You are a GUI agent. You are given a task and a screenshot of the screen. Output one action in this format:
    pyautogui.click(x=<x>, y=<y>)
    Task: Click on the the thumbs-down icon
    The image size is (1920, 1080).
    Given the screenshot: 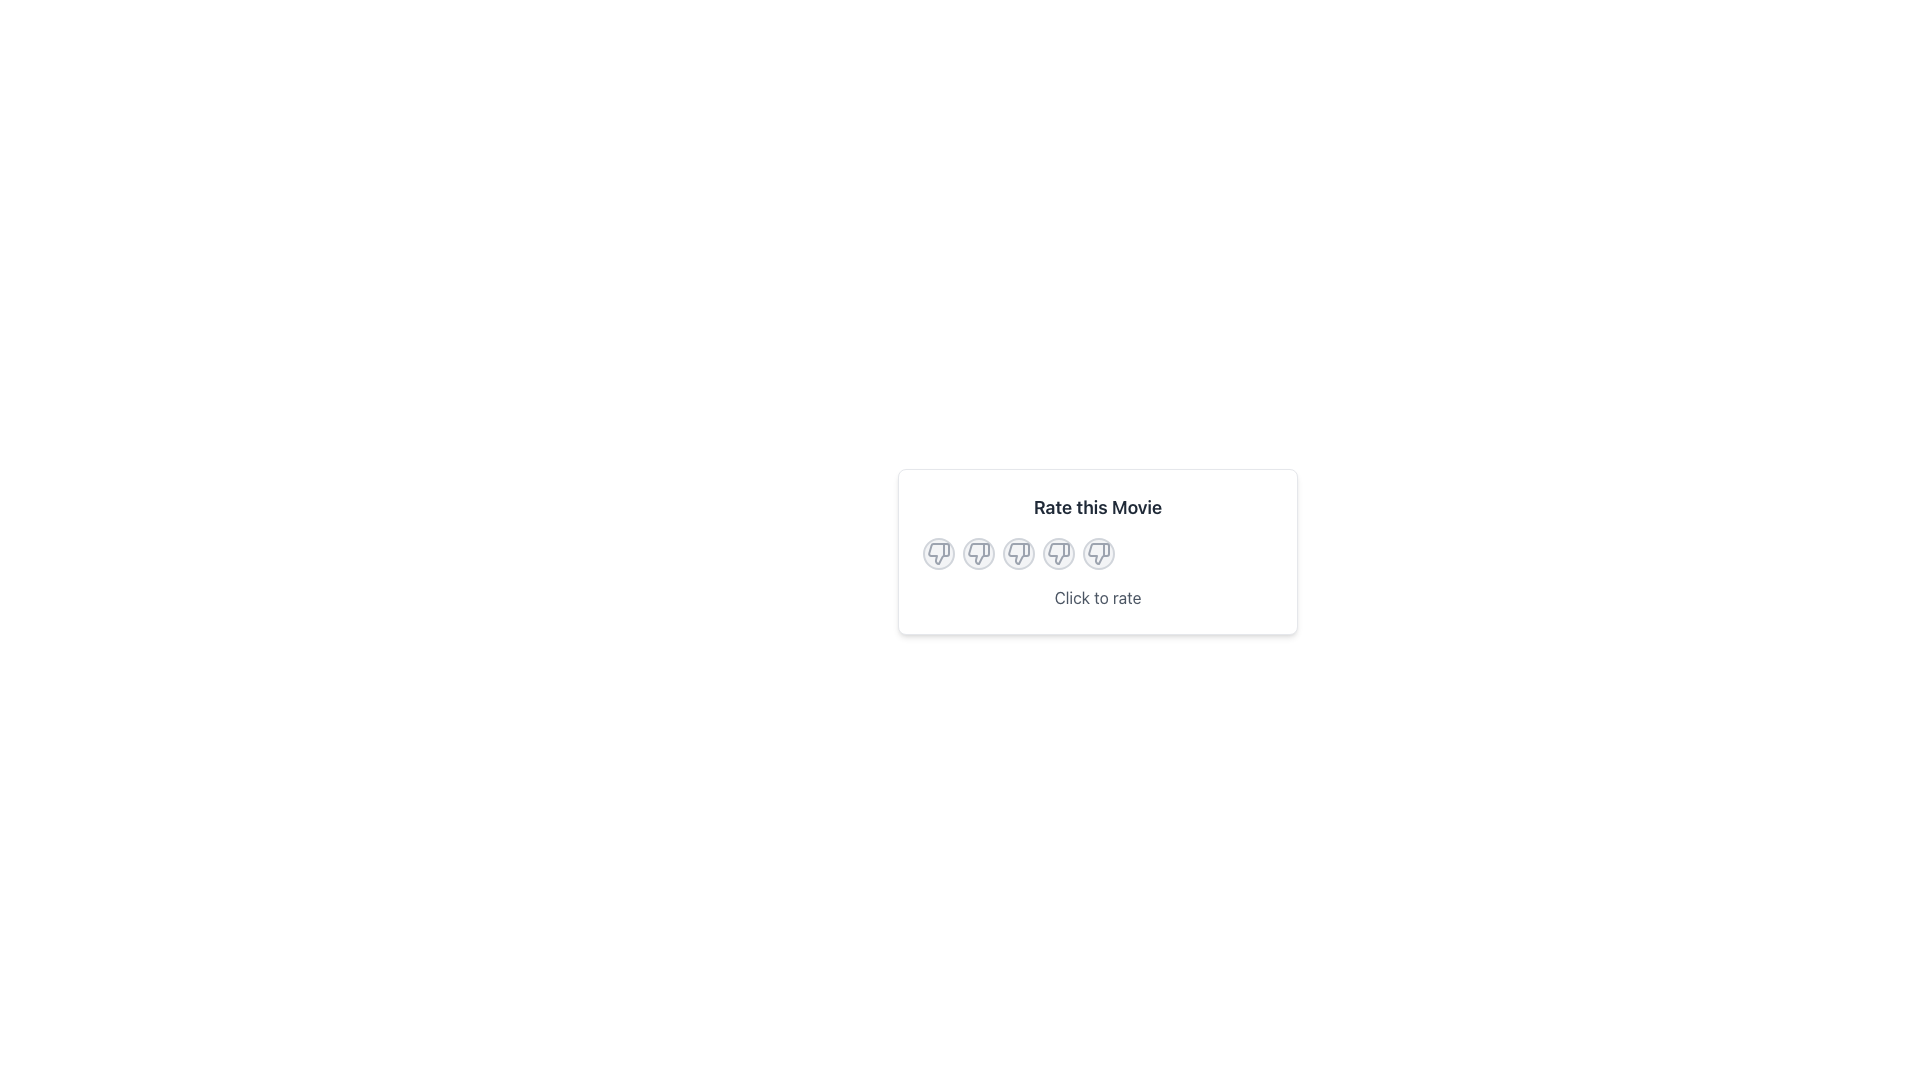 What is the action you would take?
    pyautogui.click(x=1058, y=554)
    